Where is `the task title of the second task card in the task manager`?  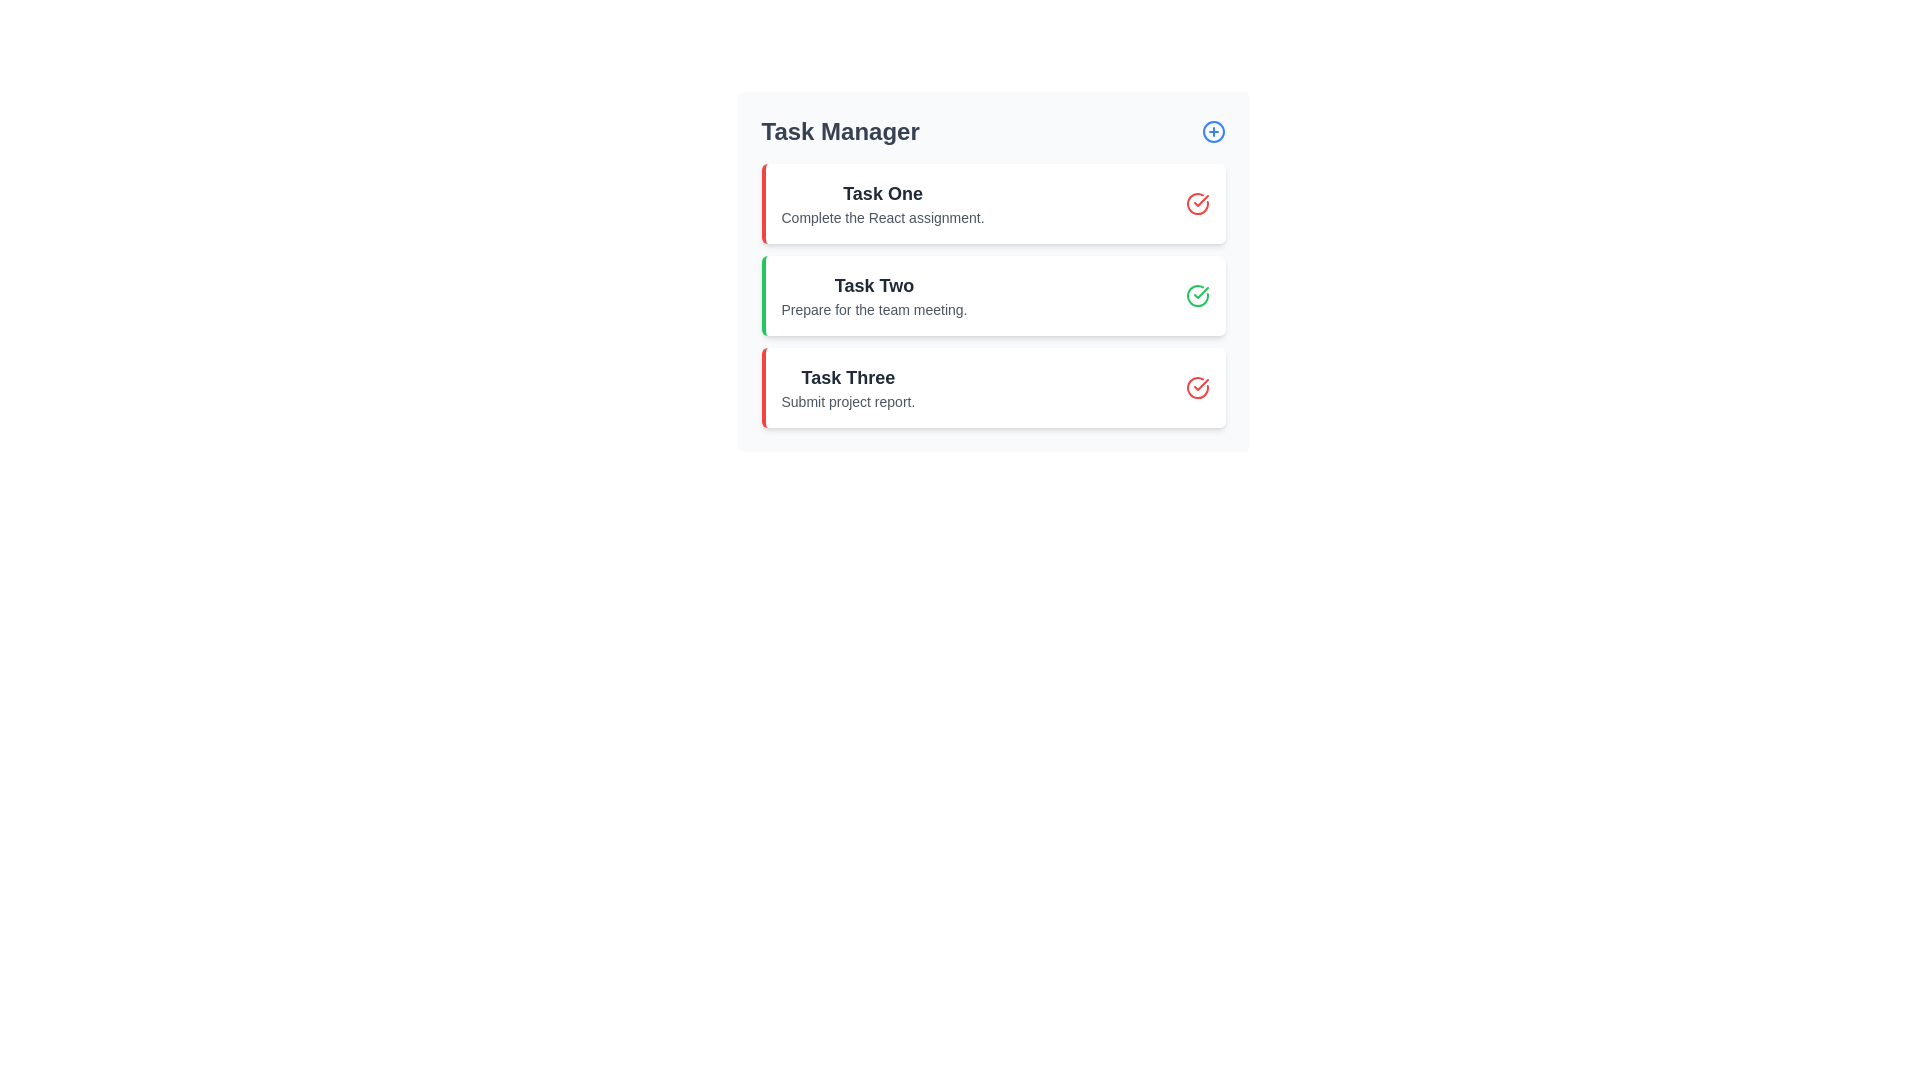
the task title of the second task card in the task manager is located at coordinates (993, 272).